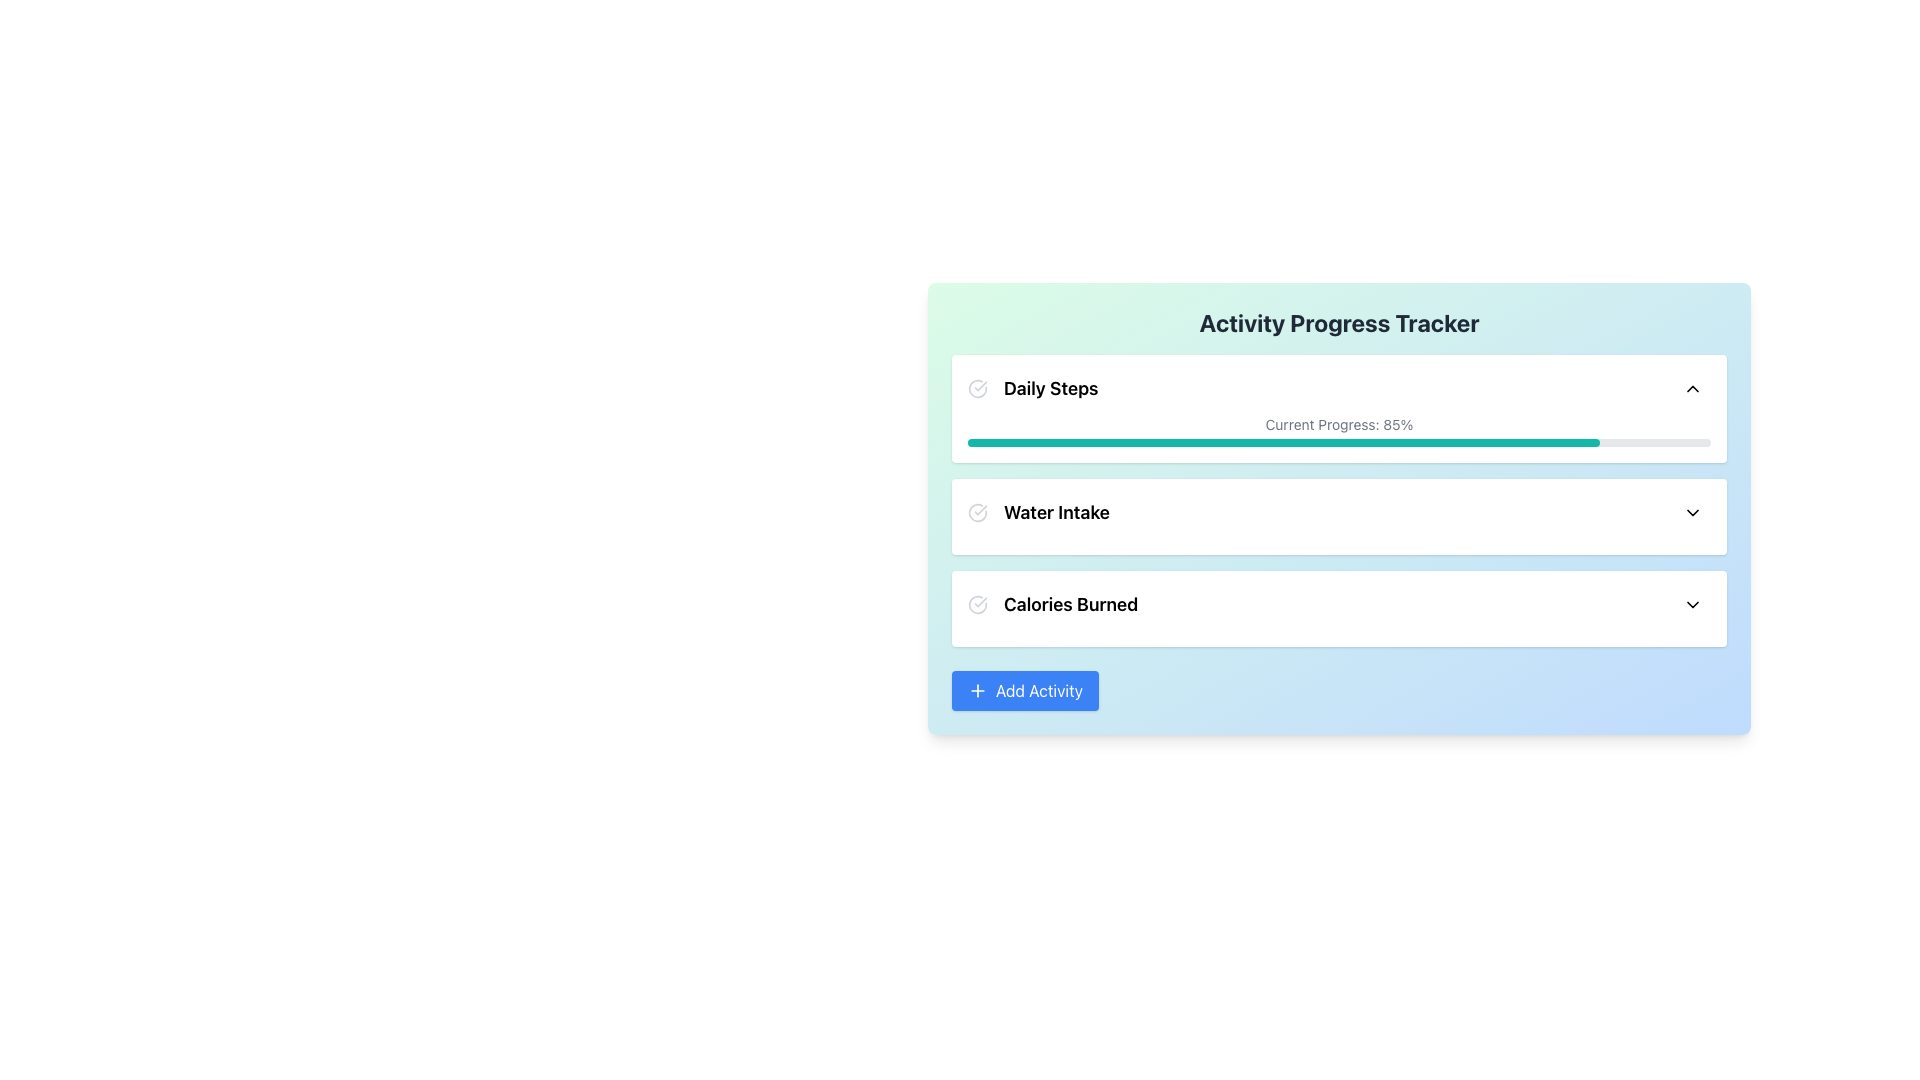 The image size is (1920, 1080). Describe the element at coordinates (1055, 512) in the screenshot. I see `the 'Water Intake' text label that is bold and medium-sized, indicating its importance, located to the right of a circular icon in the second row under the 'Activity Progress Tracker' heading` at that location.